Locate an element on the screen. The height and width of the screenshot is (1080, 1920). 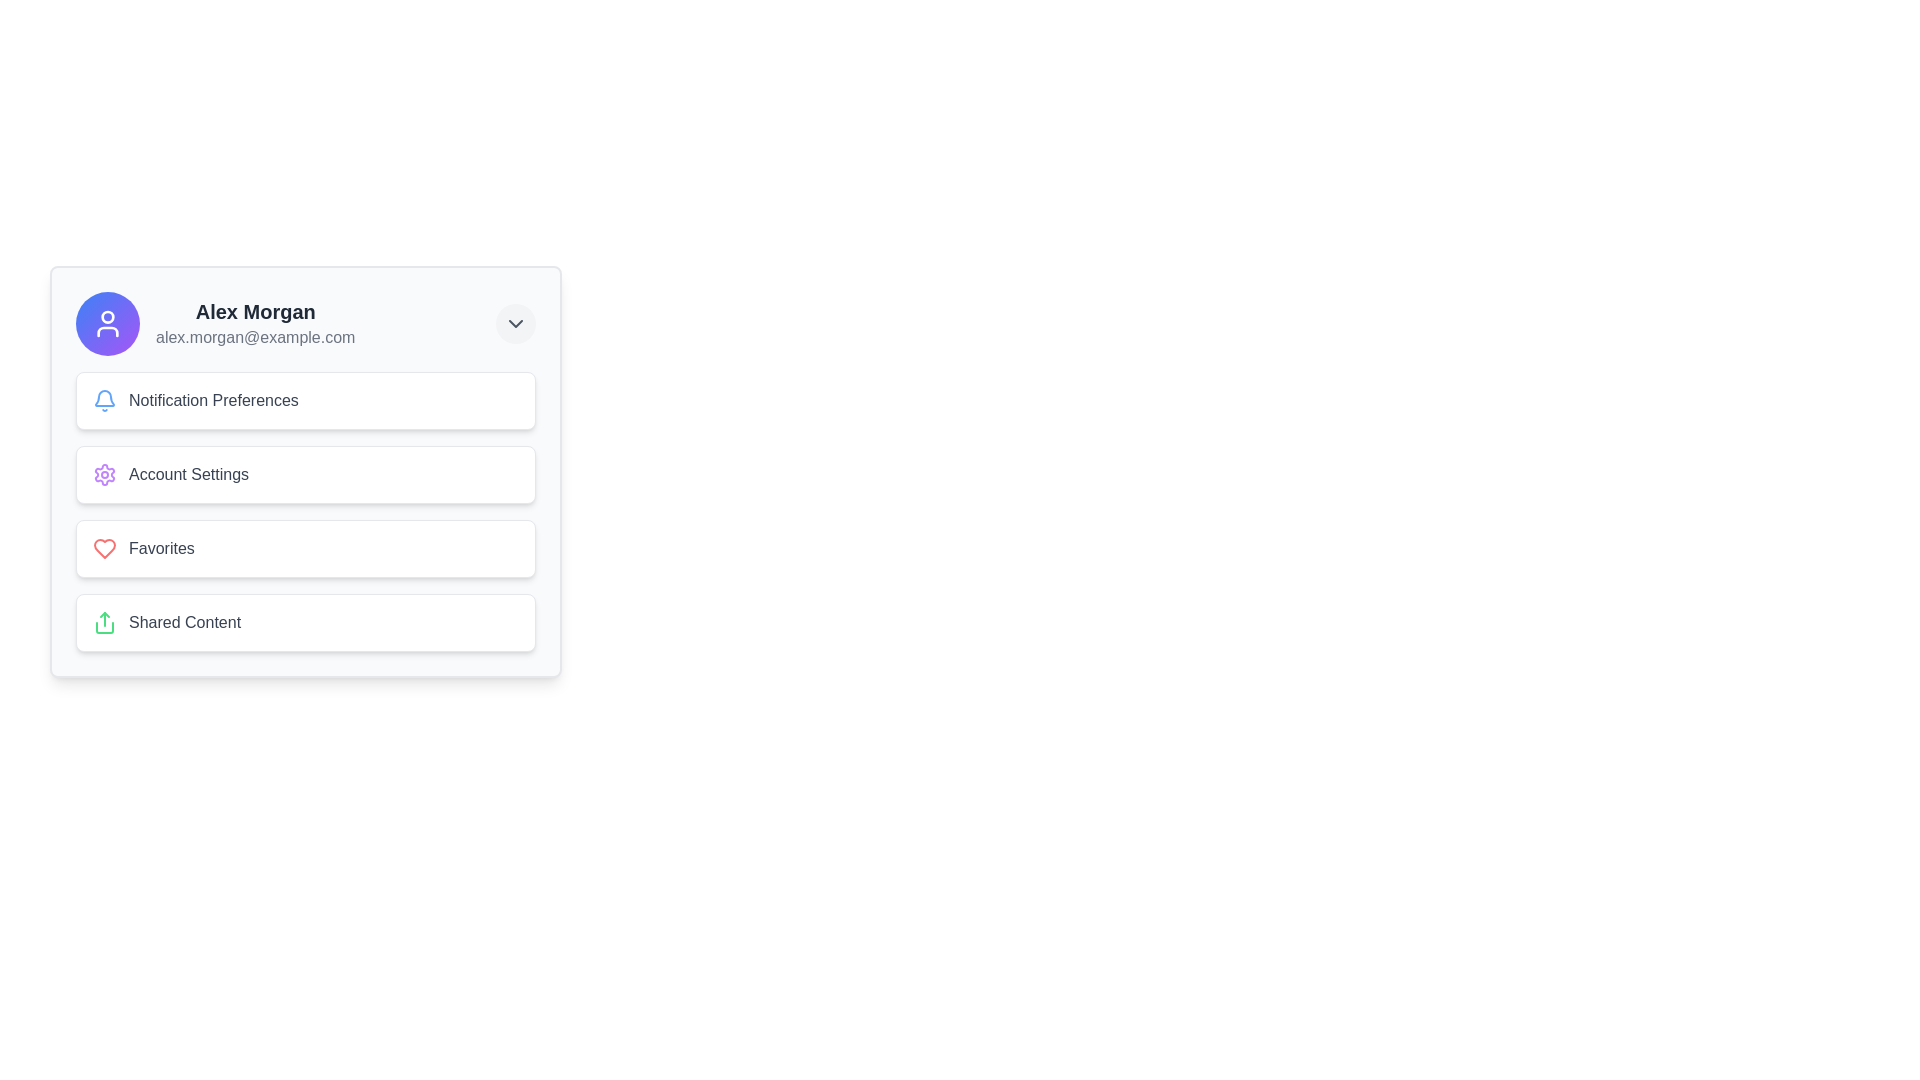
the 'Account Settings' label, which is styled in gray and is the second option in a vertically stacked menu, located to the right of a purple gear icon is located at coordinates (189, 474).